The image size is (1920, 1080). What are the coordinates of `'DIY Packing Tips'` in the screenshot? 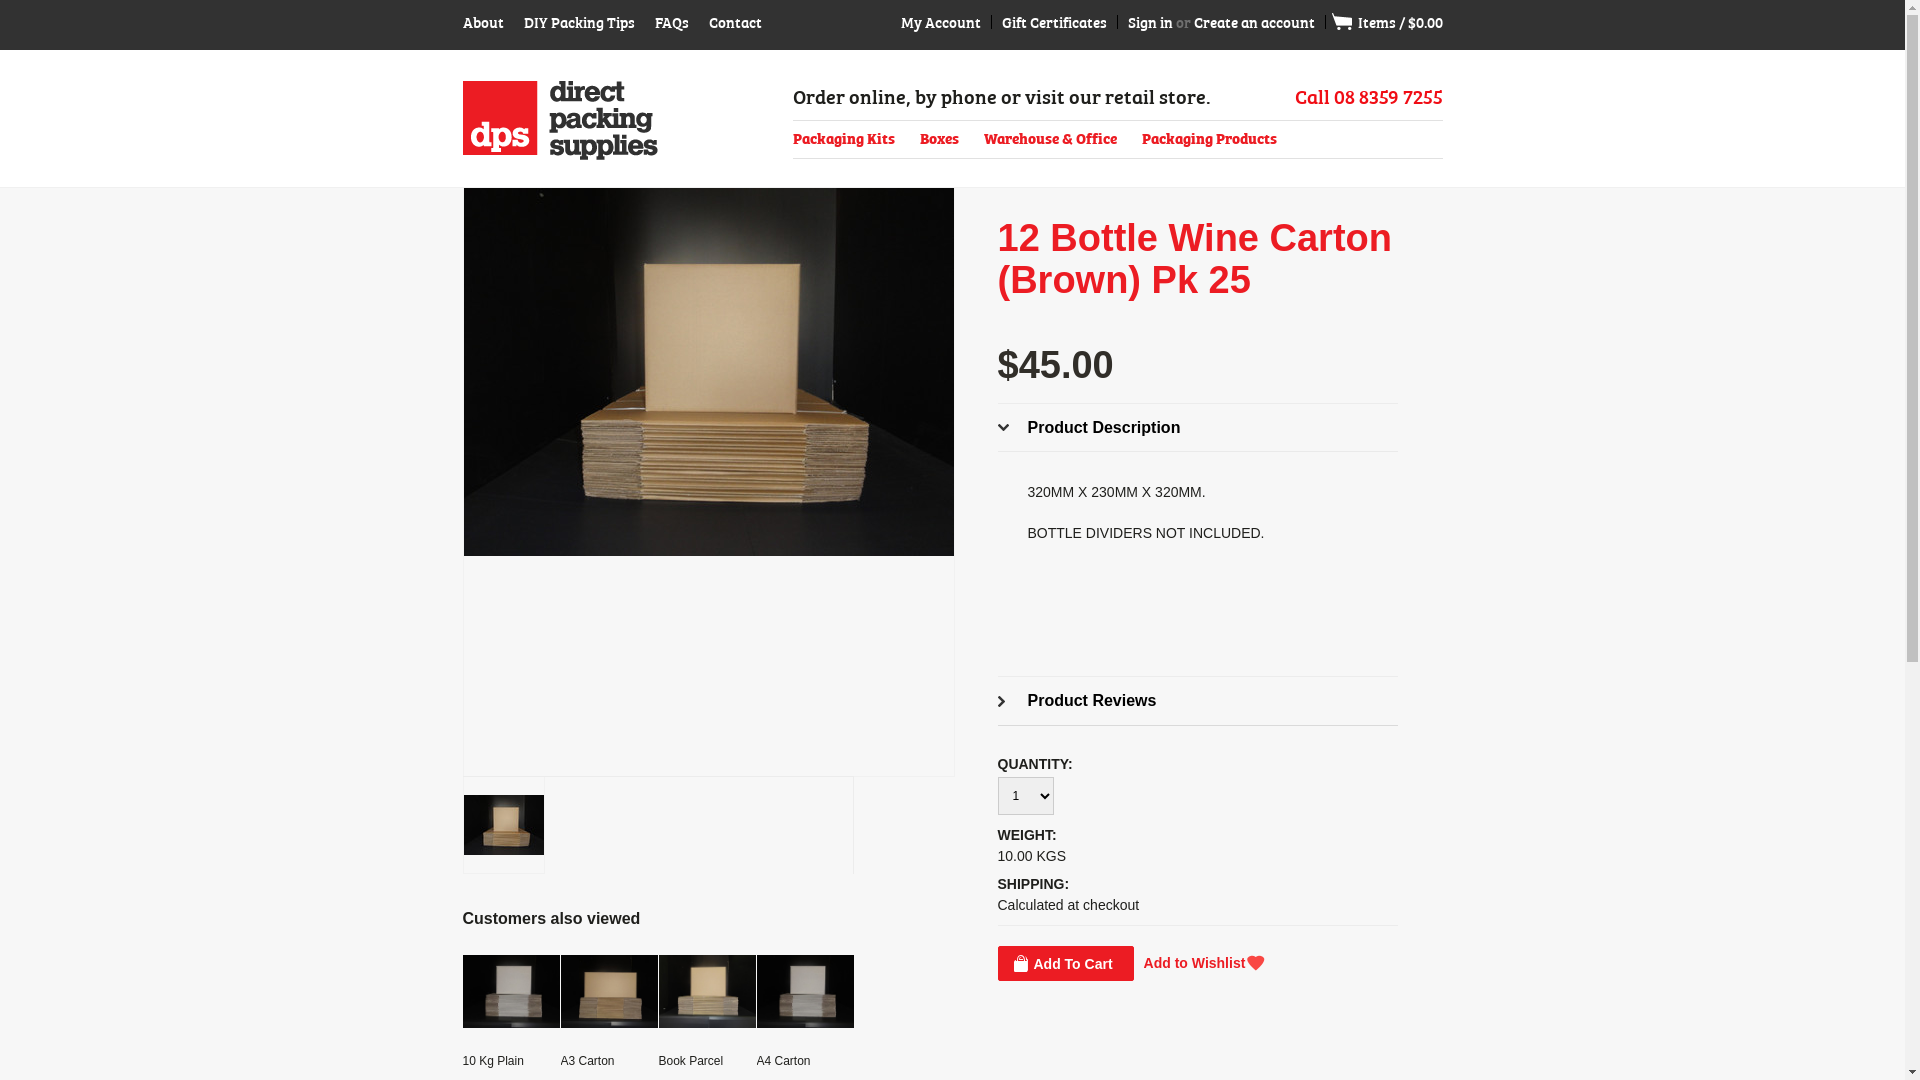 It's located at (578, 21).